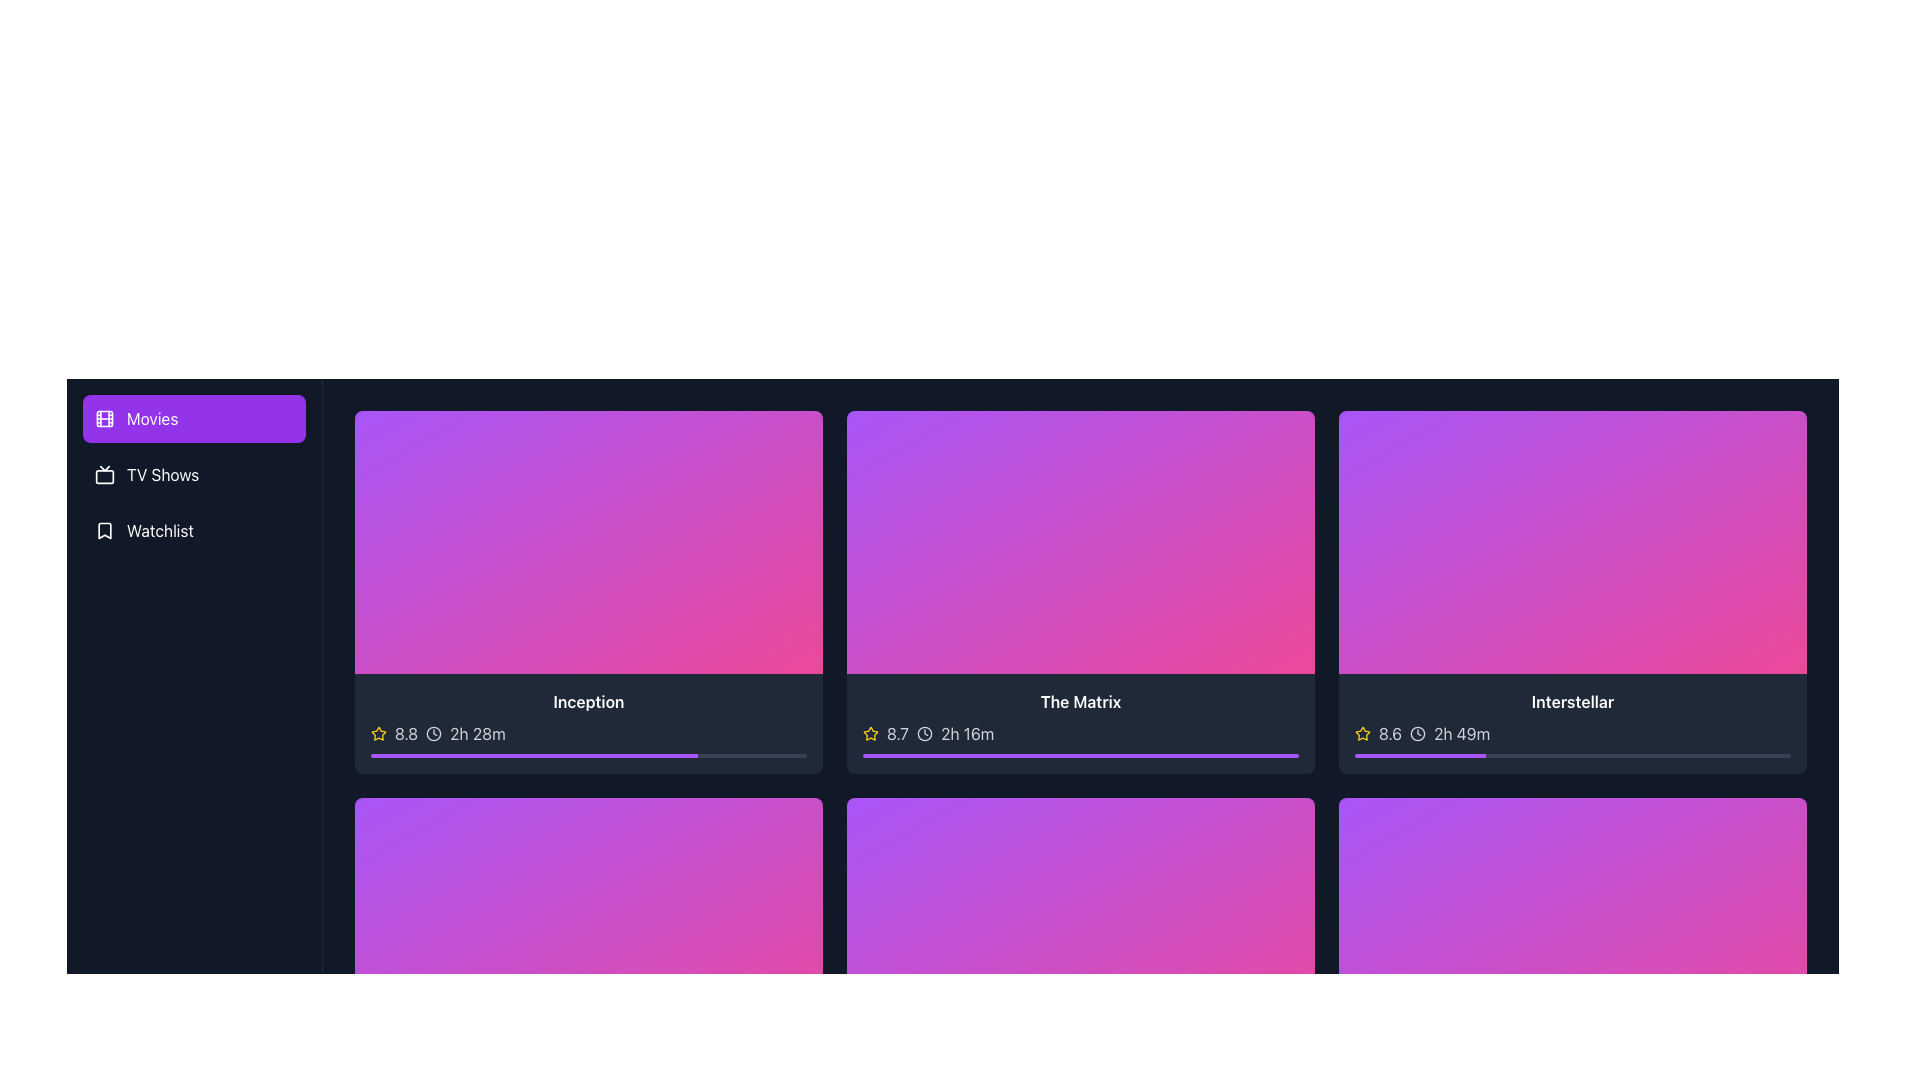  Describe the element at coordinates (194, 474) in the screenshot. I see `the Navigation Button that directs to the 'TV Shows' section, located between the 'Movies' and 'Watchlist' buttons in the left panel` at that location.